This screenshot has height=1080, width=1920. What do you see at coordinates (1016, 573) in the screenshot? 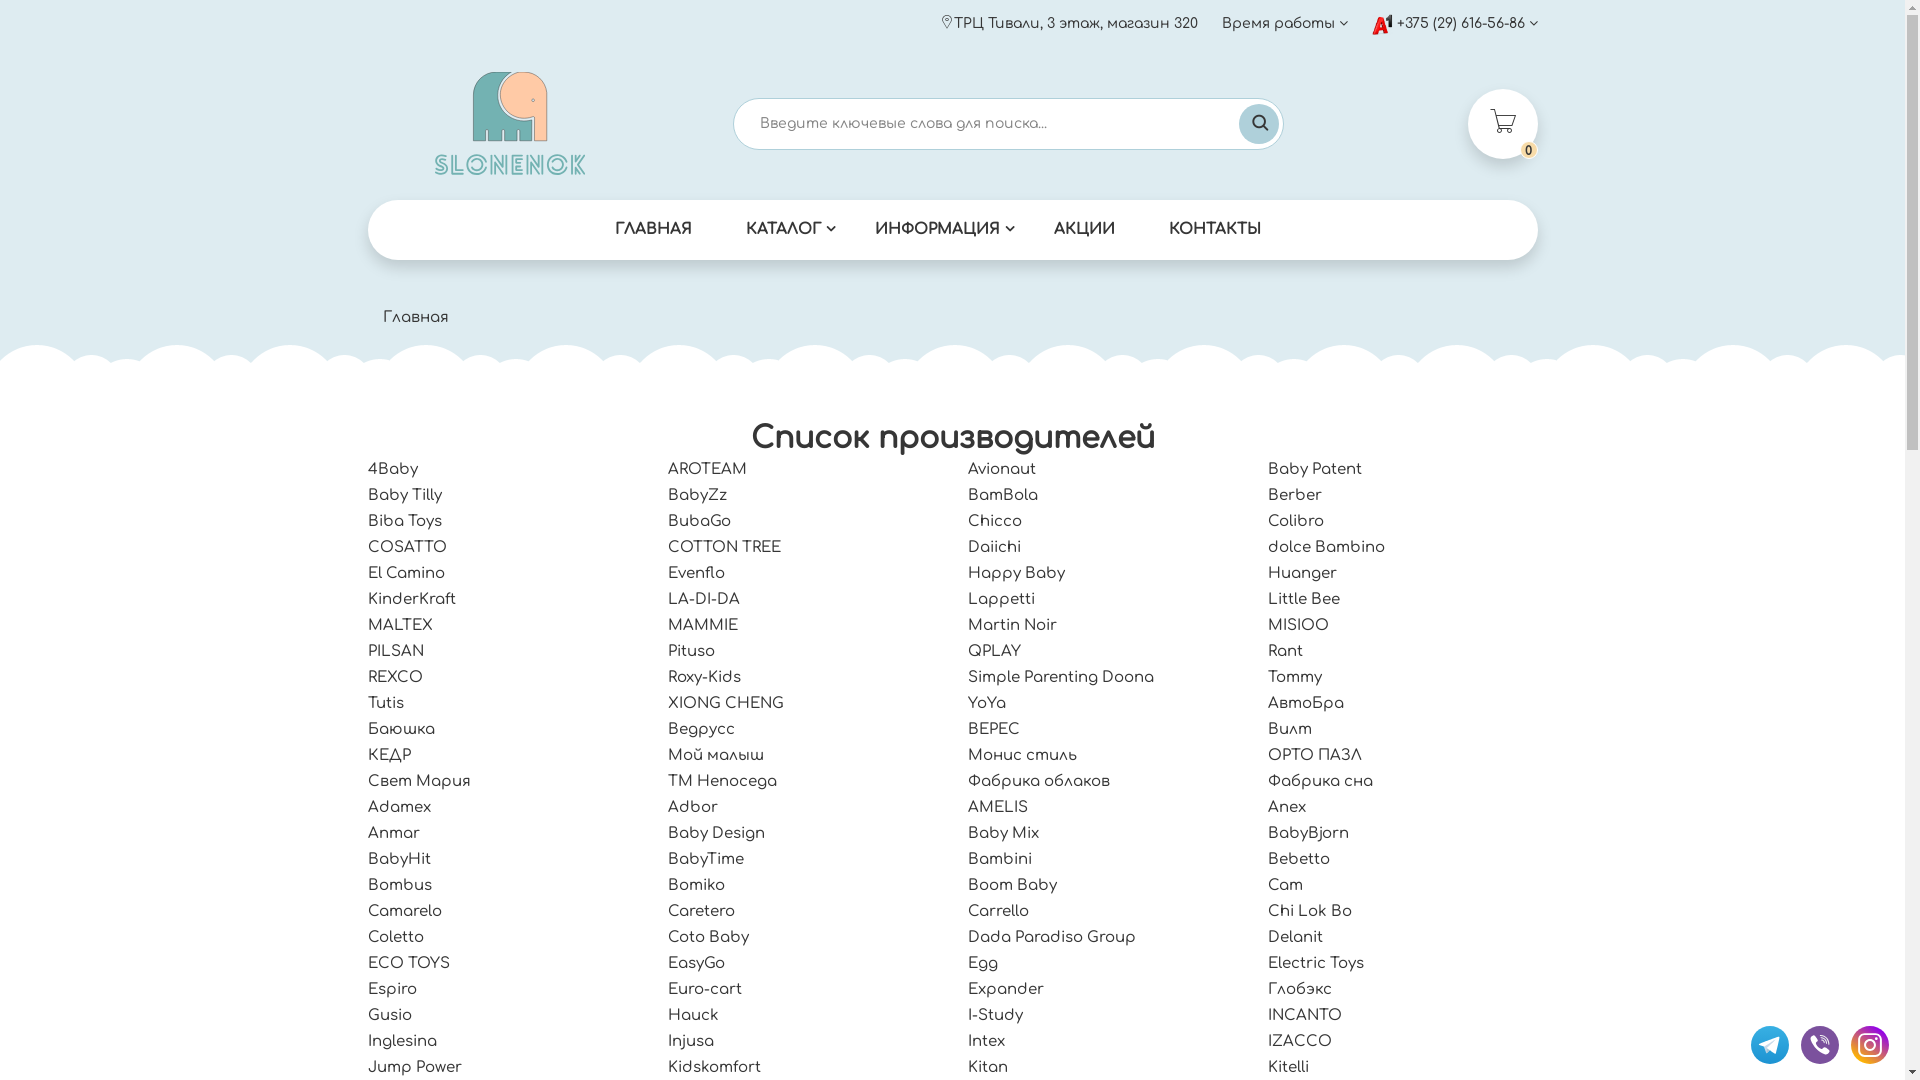
I see `'Happy Baby'` at bounding box center [1016, 573].